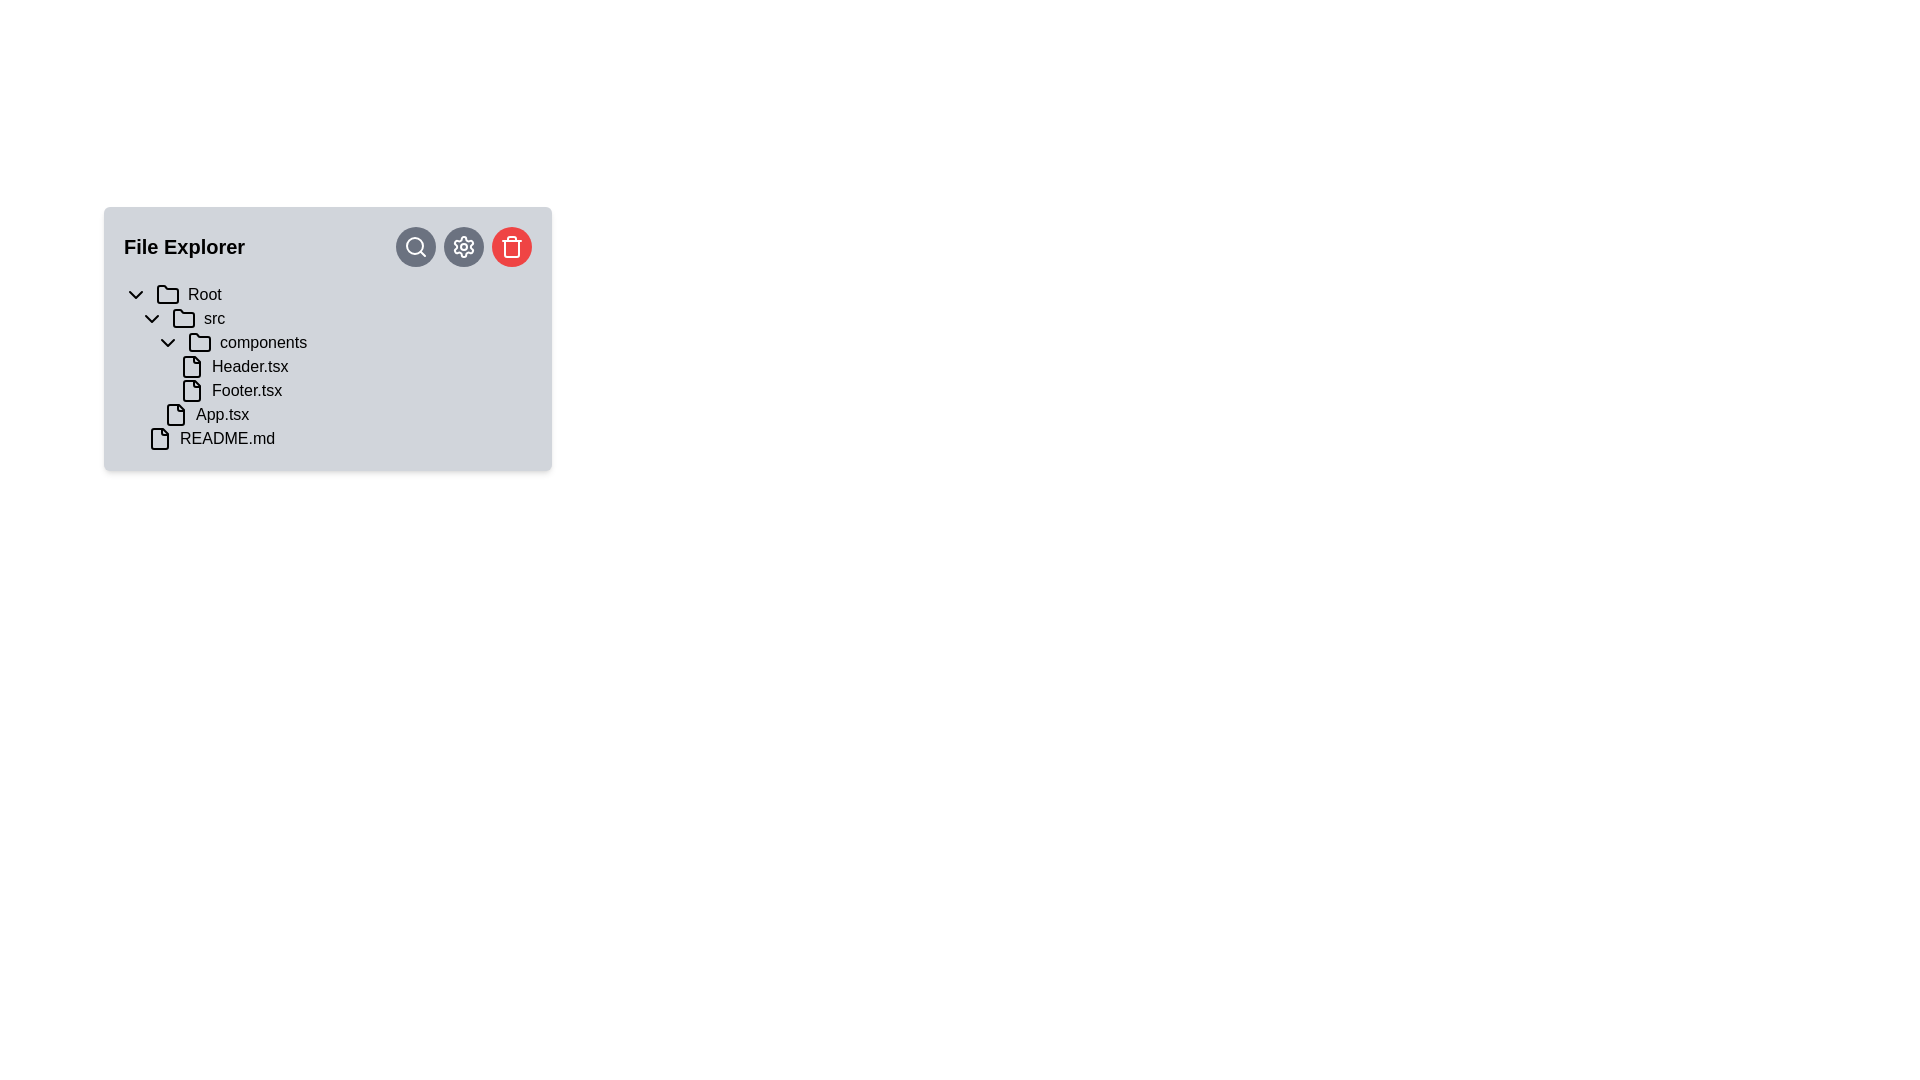 The height and width of the screenshot is (1080, 1920). Describe the element at coordinates (184, 245) in the screenshot. I see `the 'File Explorer' text label, which is displayed in a bold, large font style at the upper-left side of the panel interface` at that location.